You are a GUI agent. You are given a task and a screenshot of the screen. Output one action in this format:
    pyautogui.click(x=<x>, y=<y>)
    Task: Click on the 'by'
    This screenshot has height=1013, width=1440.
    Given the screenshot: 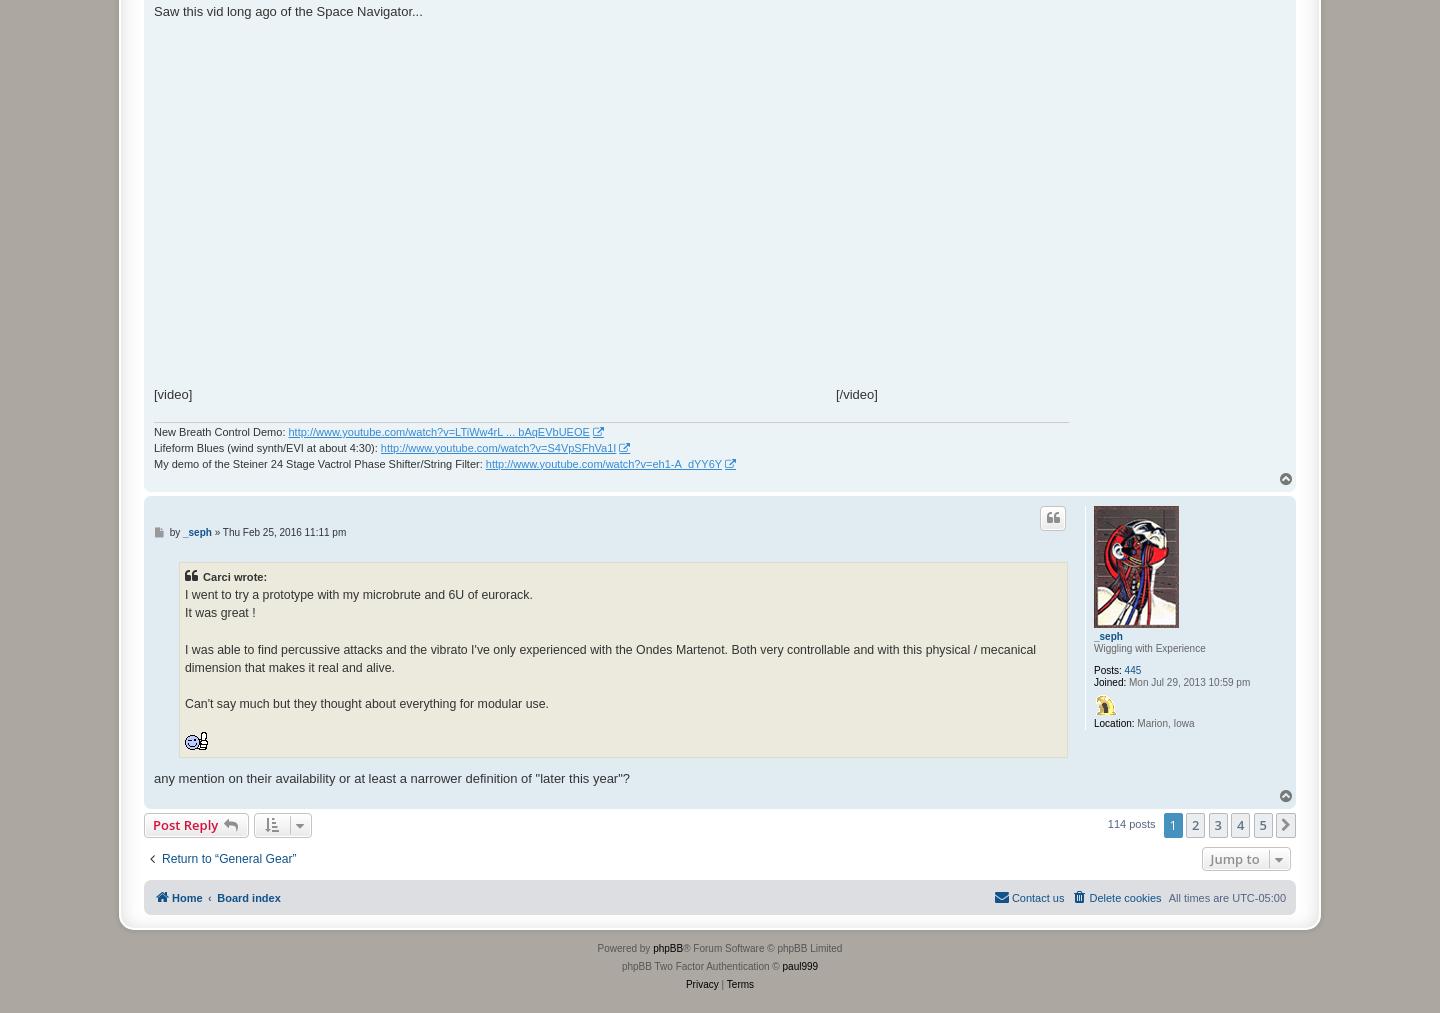 What is the action you would take?
    pyautogui.click(x=174, y=531)
    